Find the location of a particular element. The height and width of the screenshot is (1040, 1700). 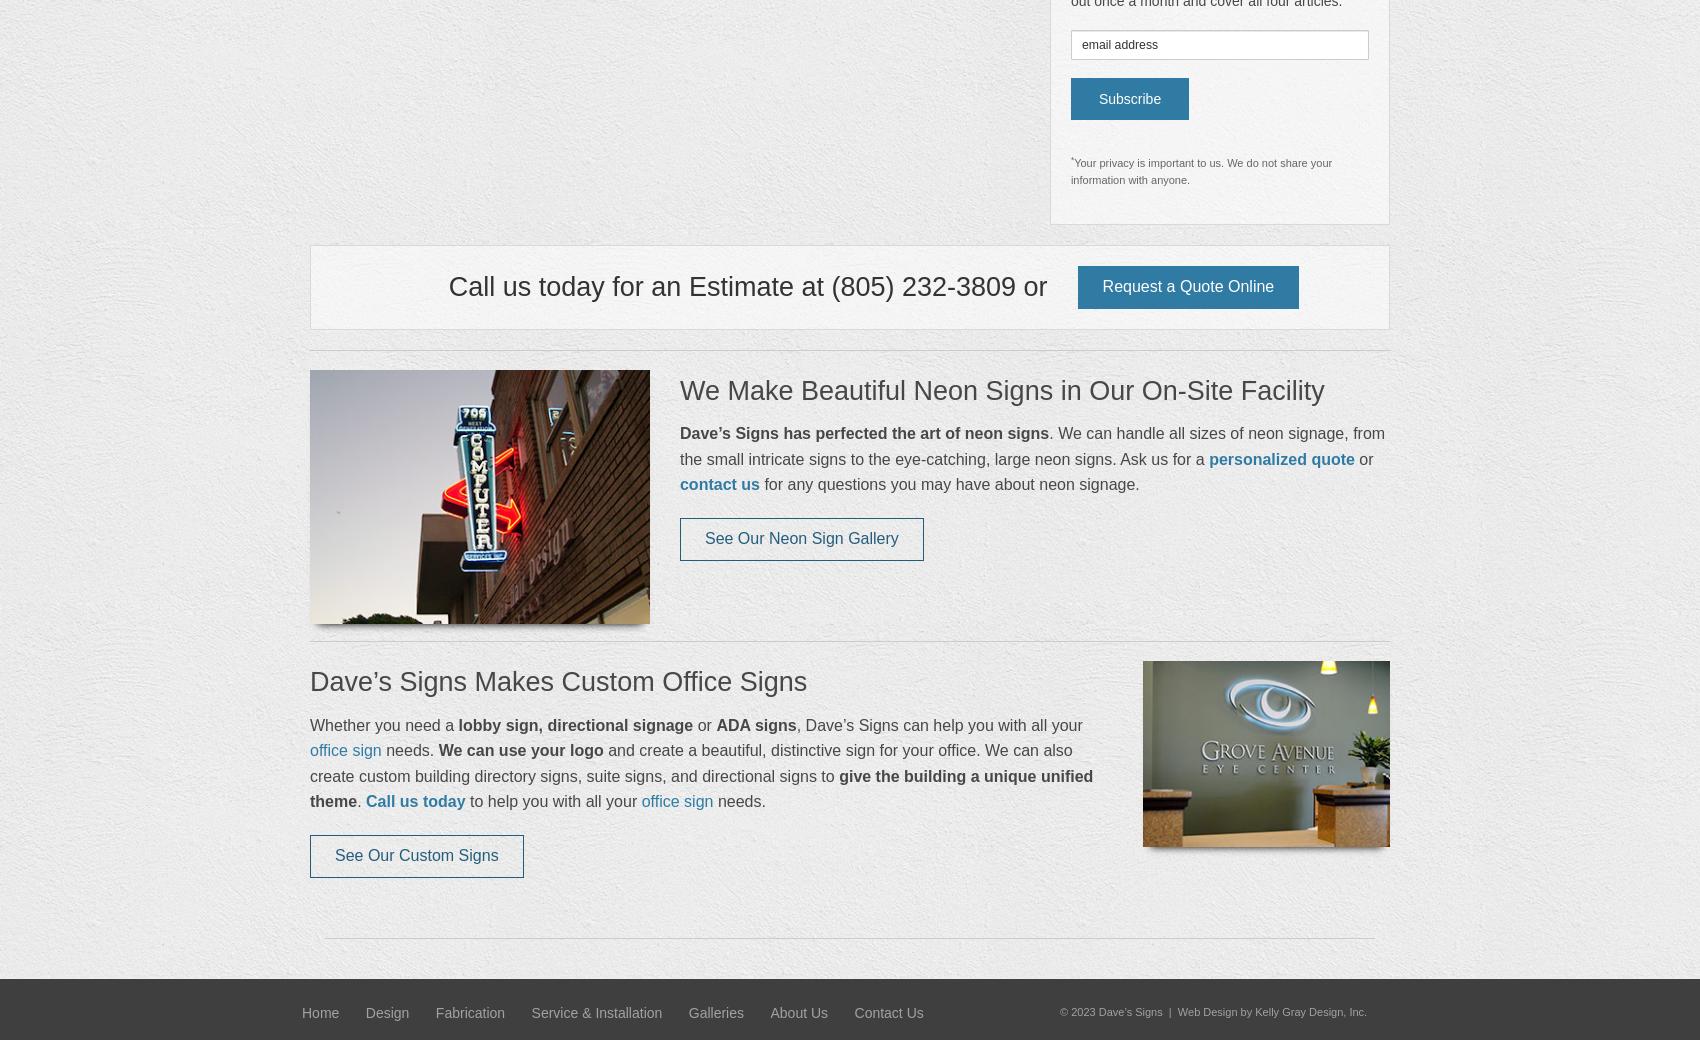

'Web Design by Kelly Gray Design, Inc.' is located at coordinates (1270, 1012).